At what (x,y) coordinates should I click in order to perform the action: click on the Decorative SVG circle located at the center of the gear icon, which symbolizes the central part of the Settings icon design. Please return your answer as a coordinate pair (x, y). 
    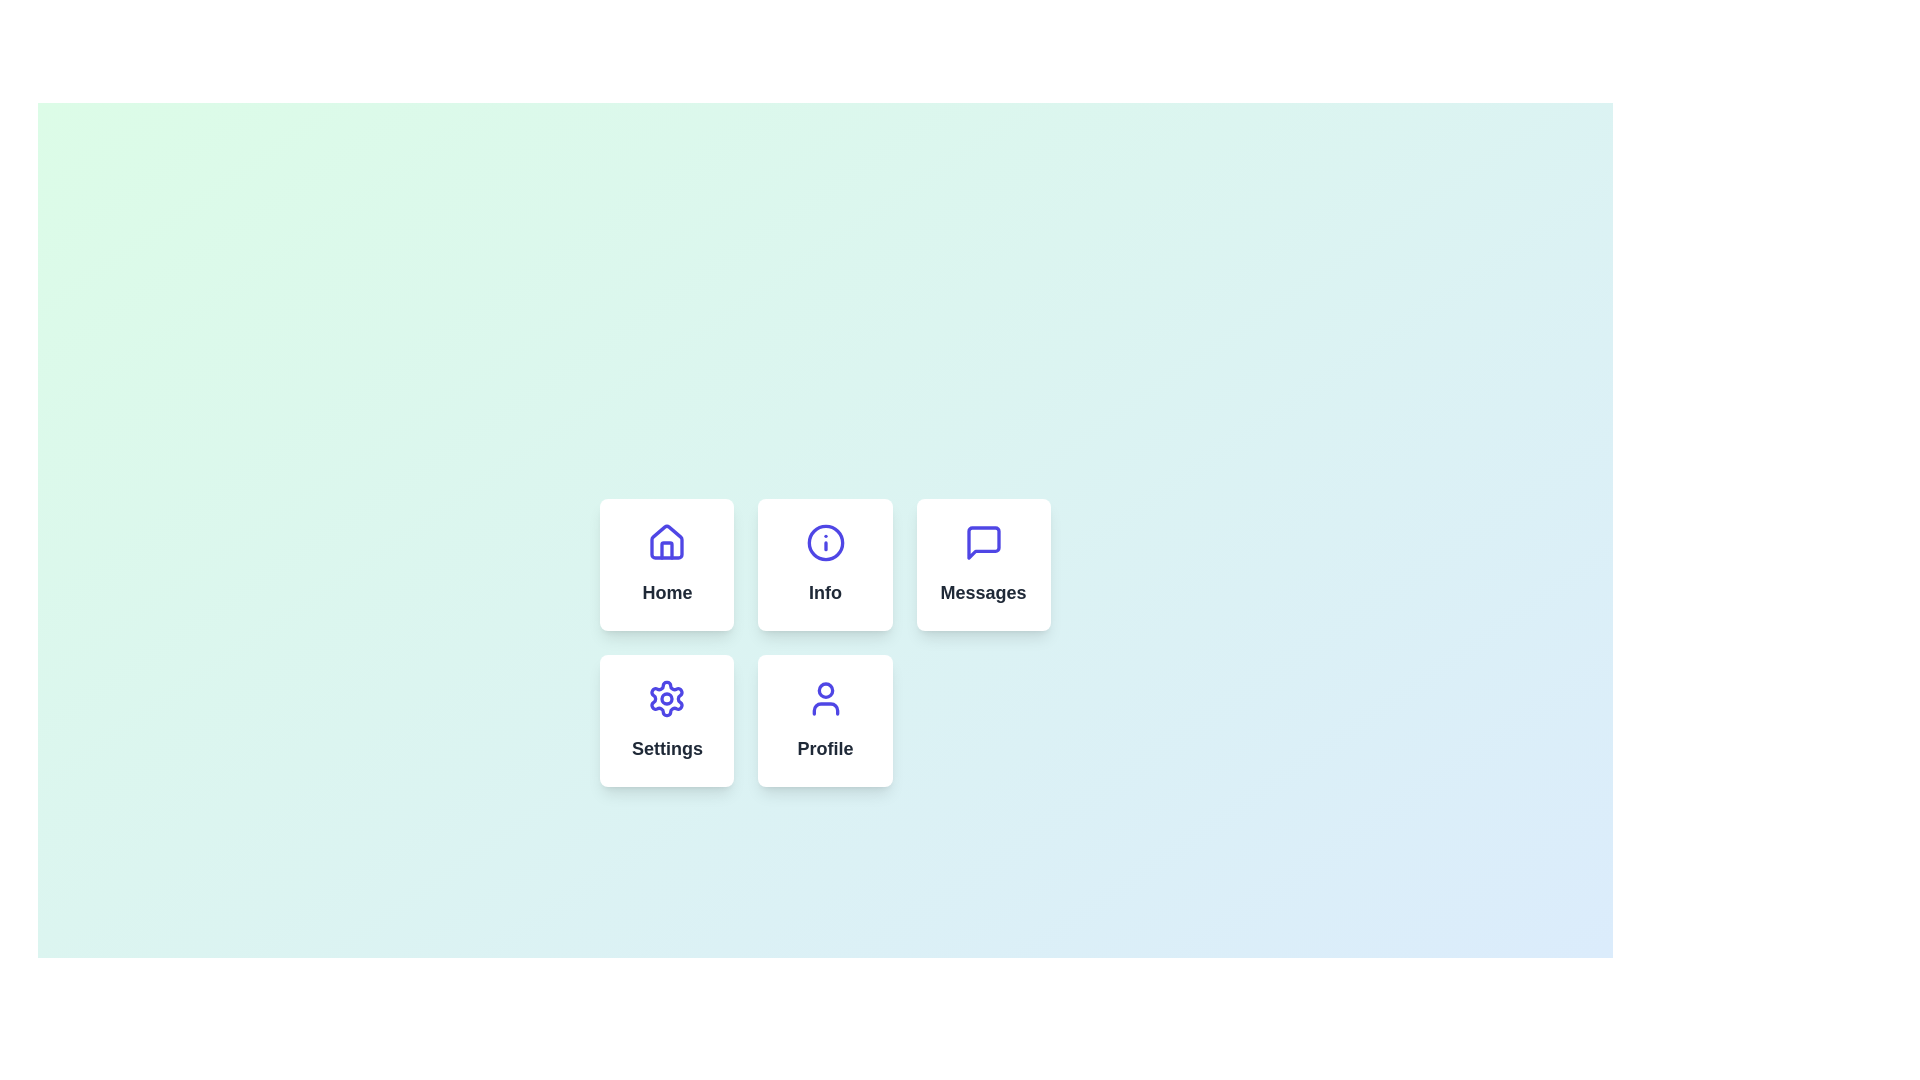
    Looking at the image, I should click on (667, 697).